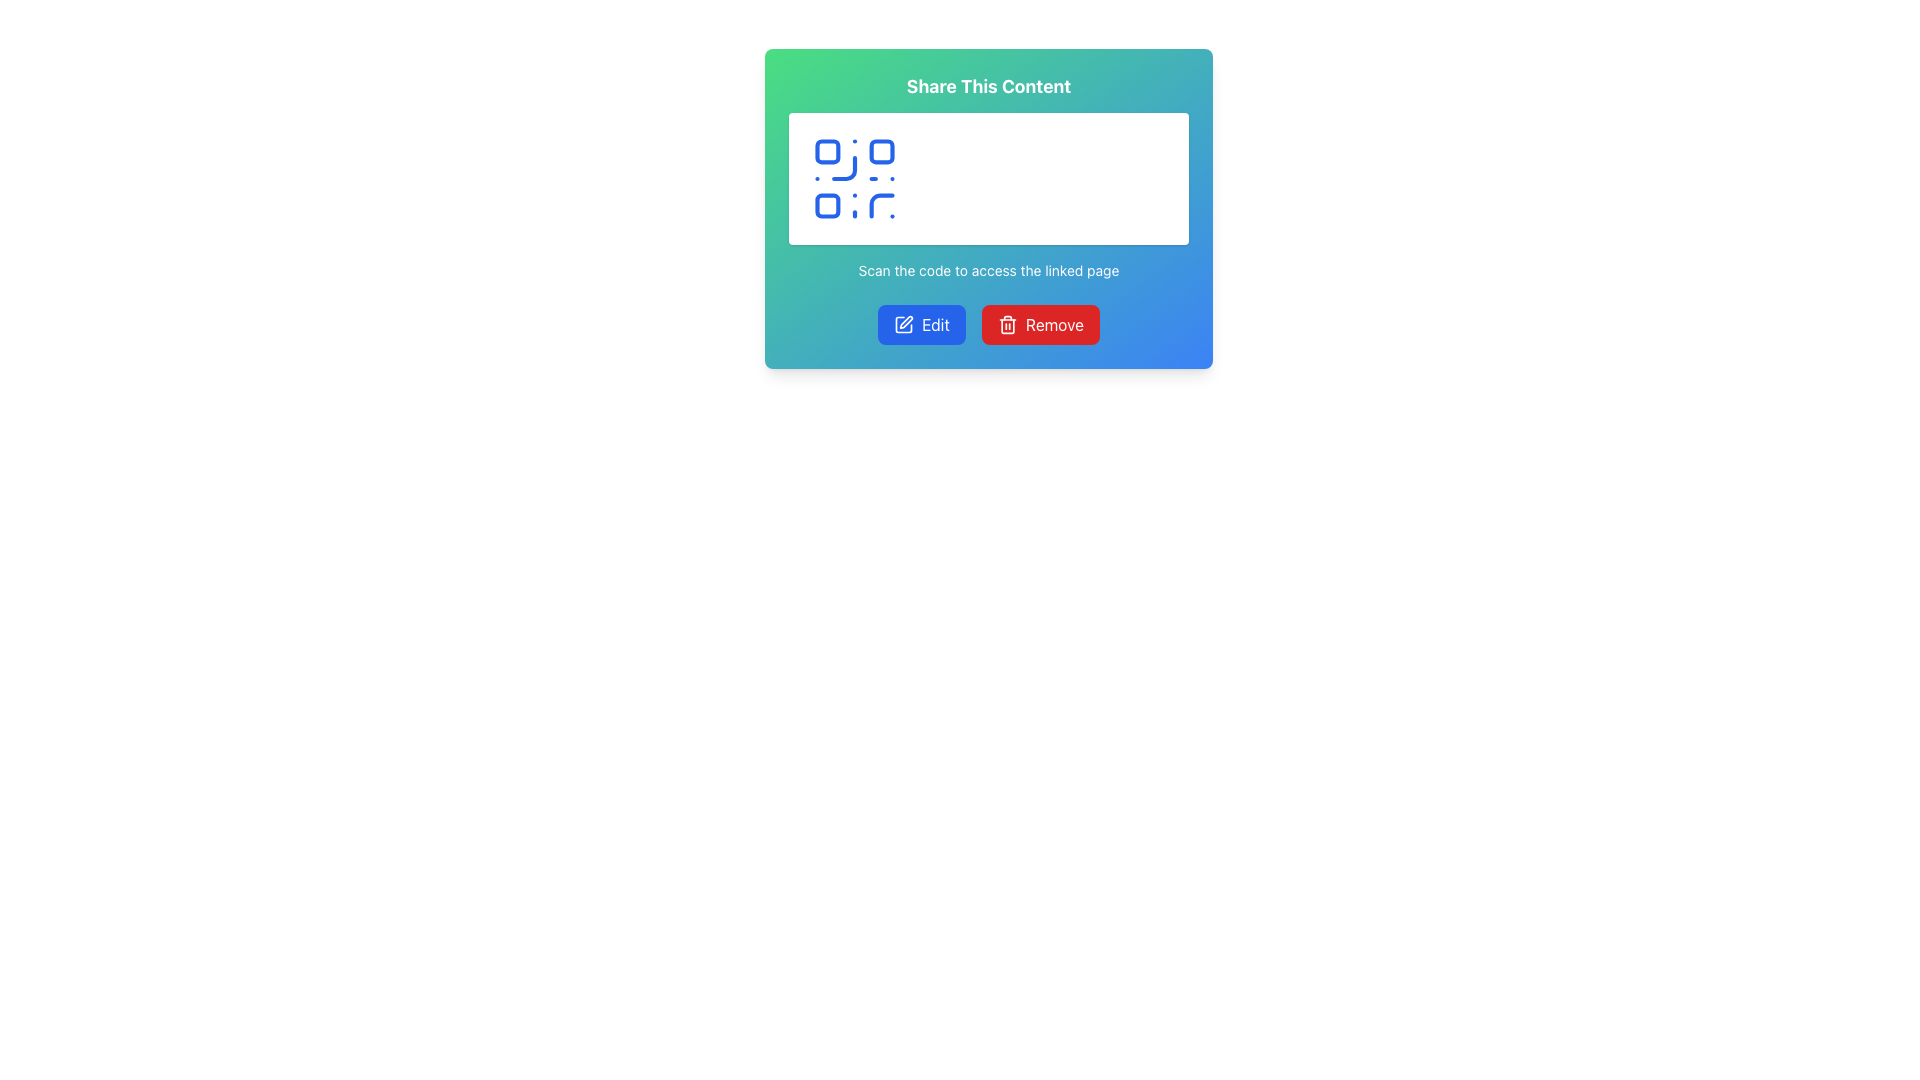 This screenshot has height=1080, width=1920. What do you see at coordinates (1040, 323) in the screenshot?
I see `the red 'Remove' button with rounded corners and a trash bin icon` at bounding box center [1040, 323].